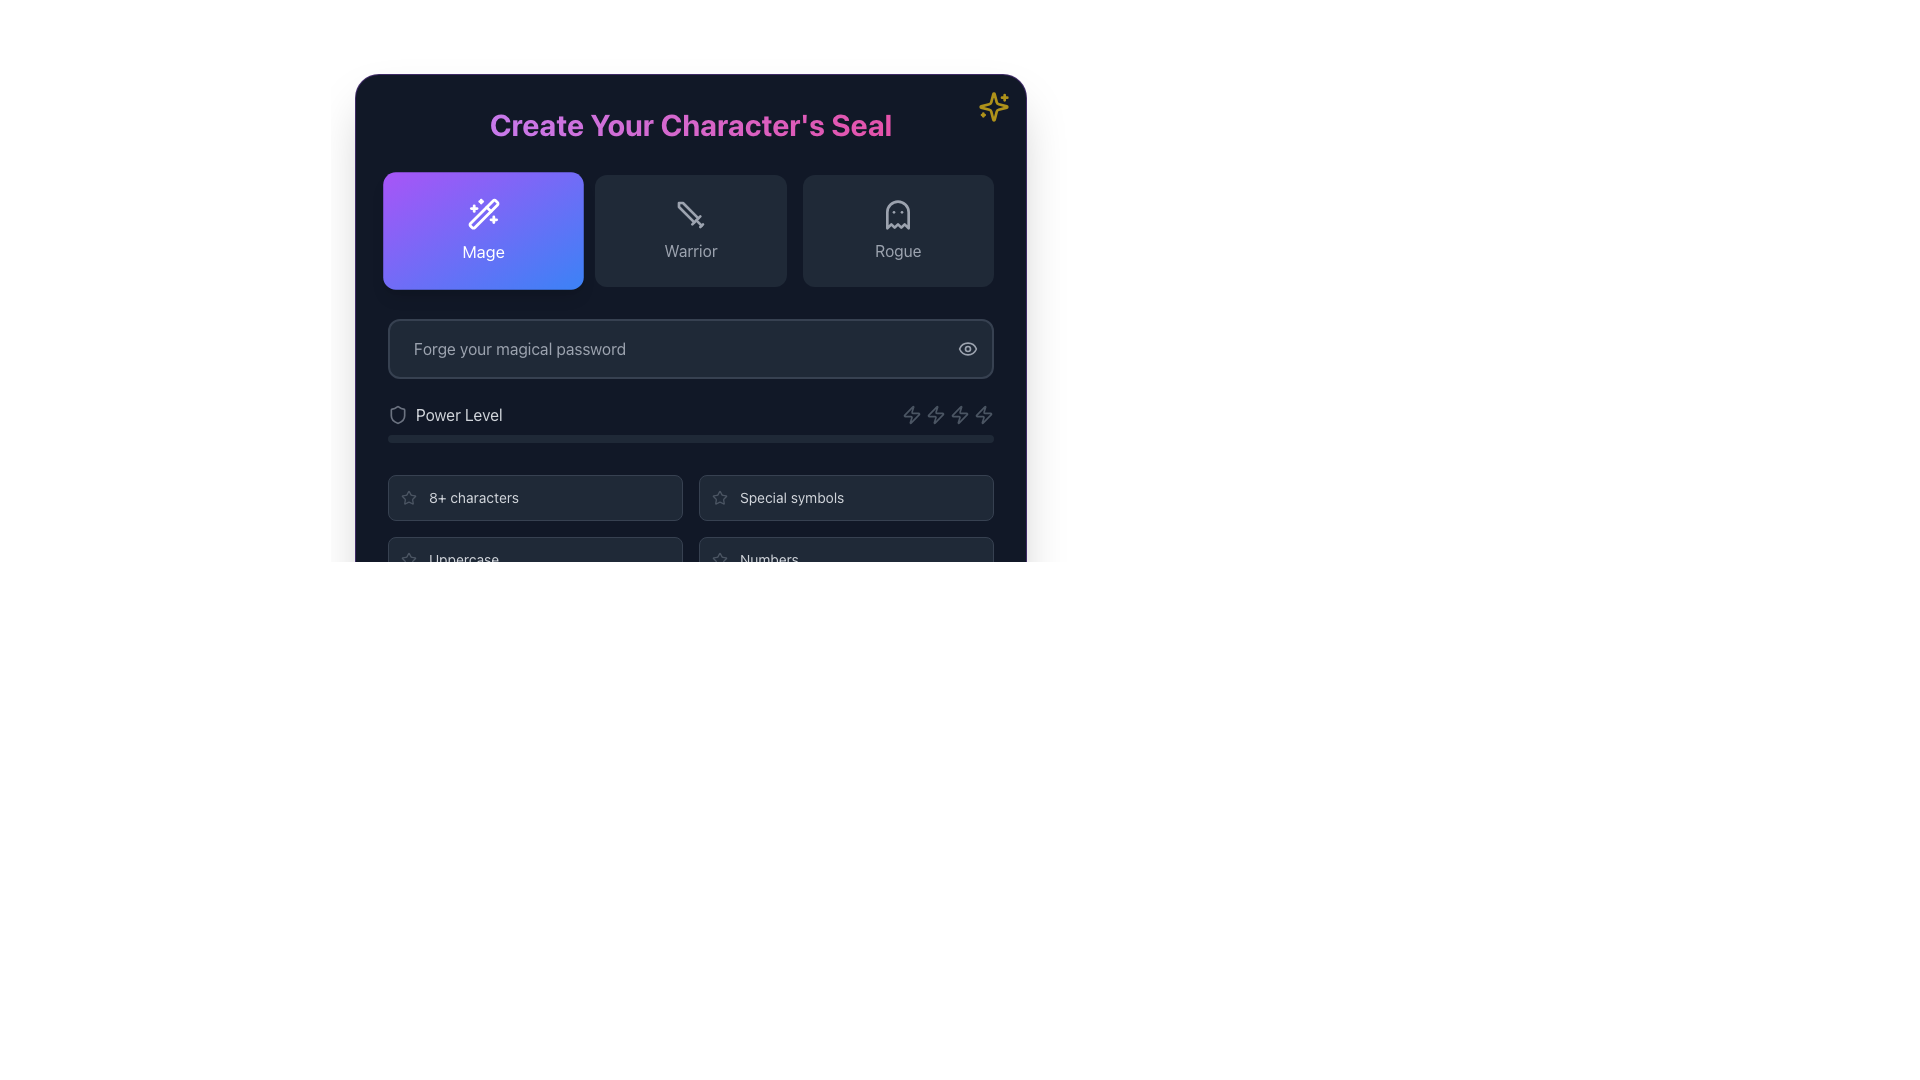  Describe the element at coordinates (691, 215) in the screenshot. I see `the 'warrior' icon in the character selection interface, which is centered below the 'Warrior' text label and above the bottom boundary of the button` at that location.